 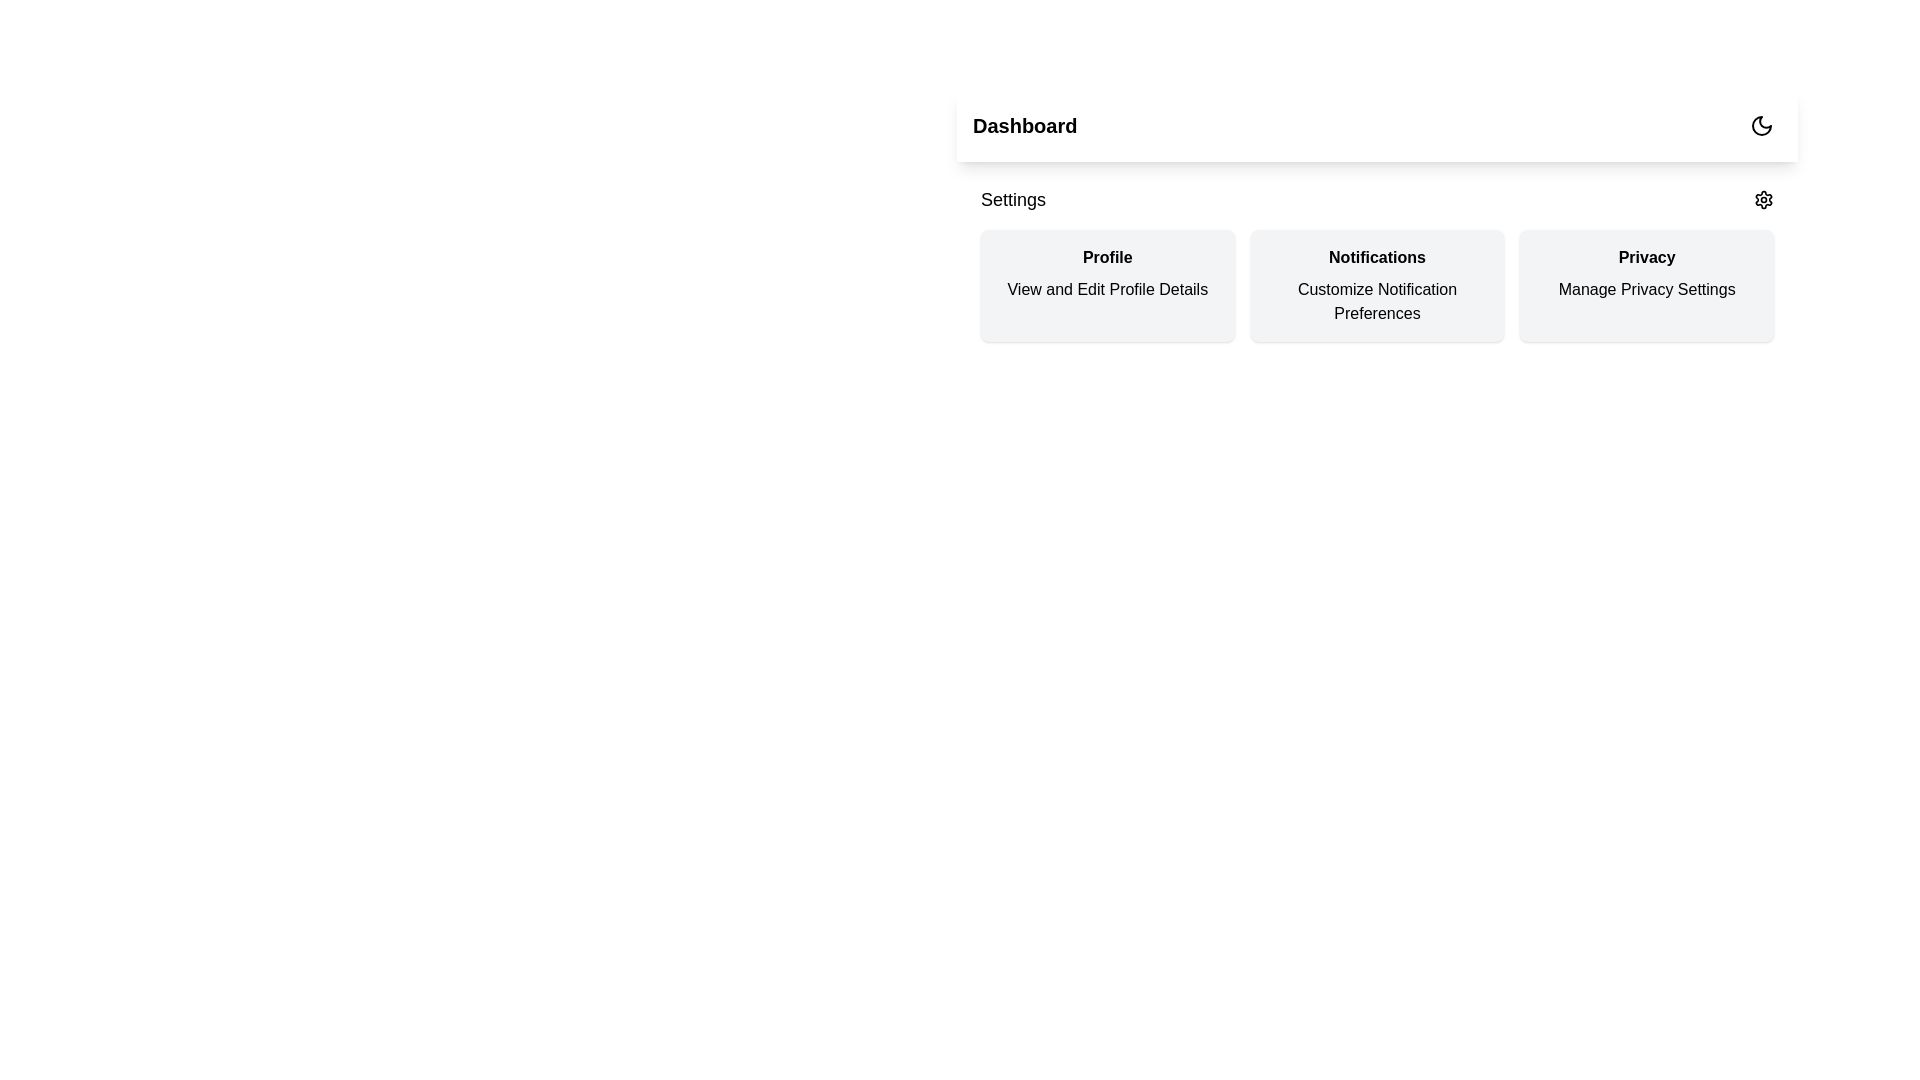 I want to click on the gear-shaped settings icon located on the far right side of the header section to potentially reveal additional options, so click(x=1763, y=200).